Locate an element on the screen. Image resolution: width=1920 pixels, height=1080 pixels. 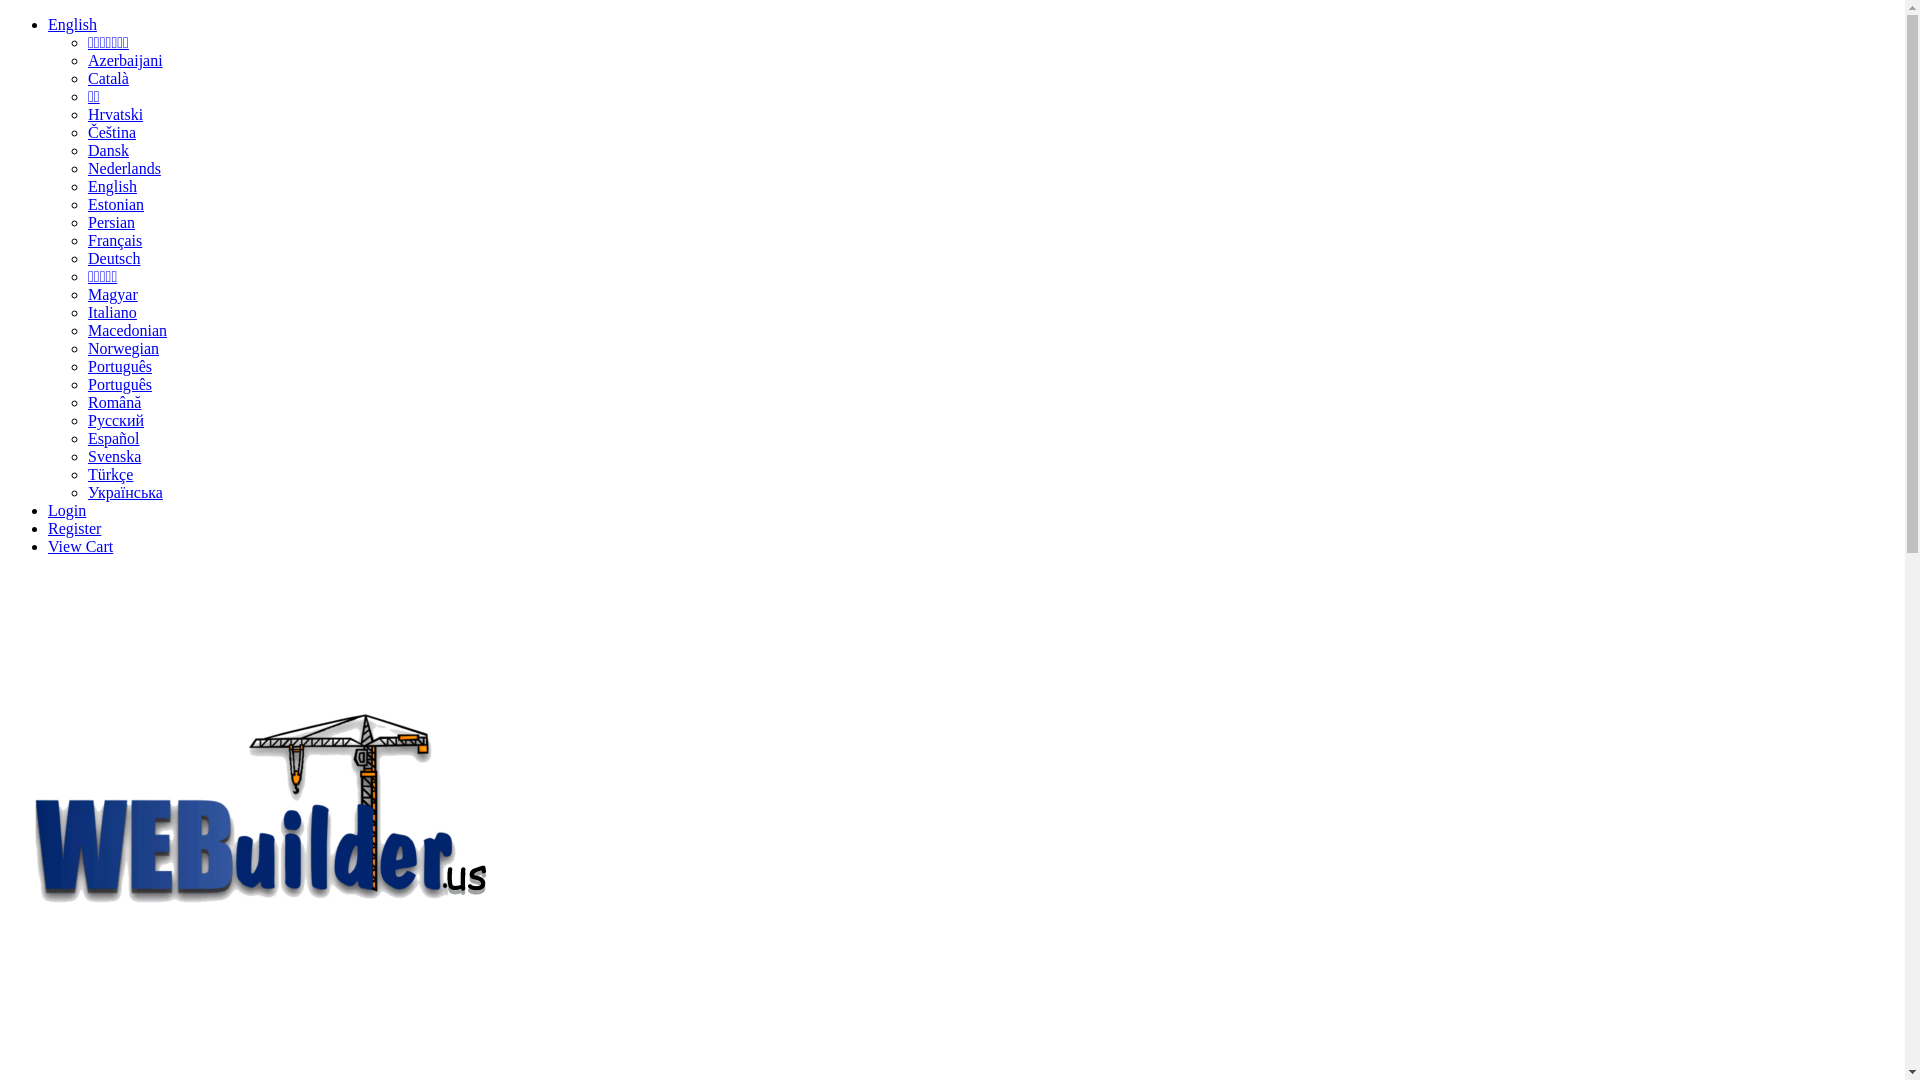
'Magyar' is located at coordinates (112, 294).